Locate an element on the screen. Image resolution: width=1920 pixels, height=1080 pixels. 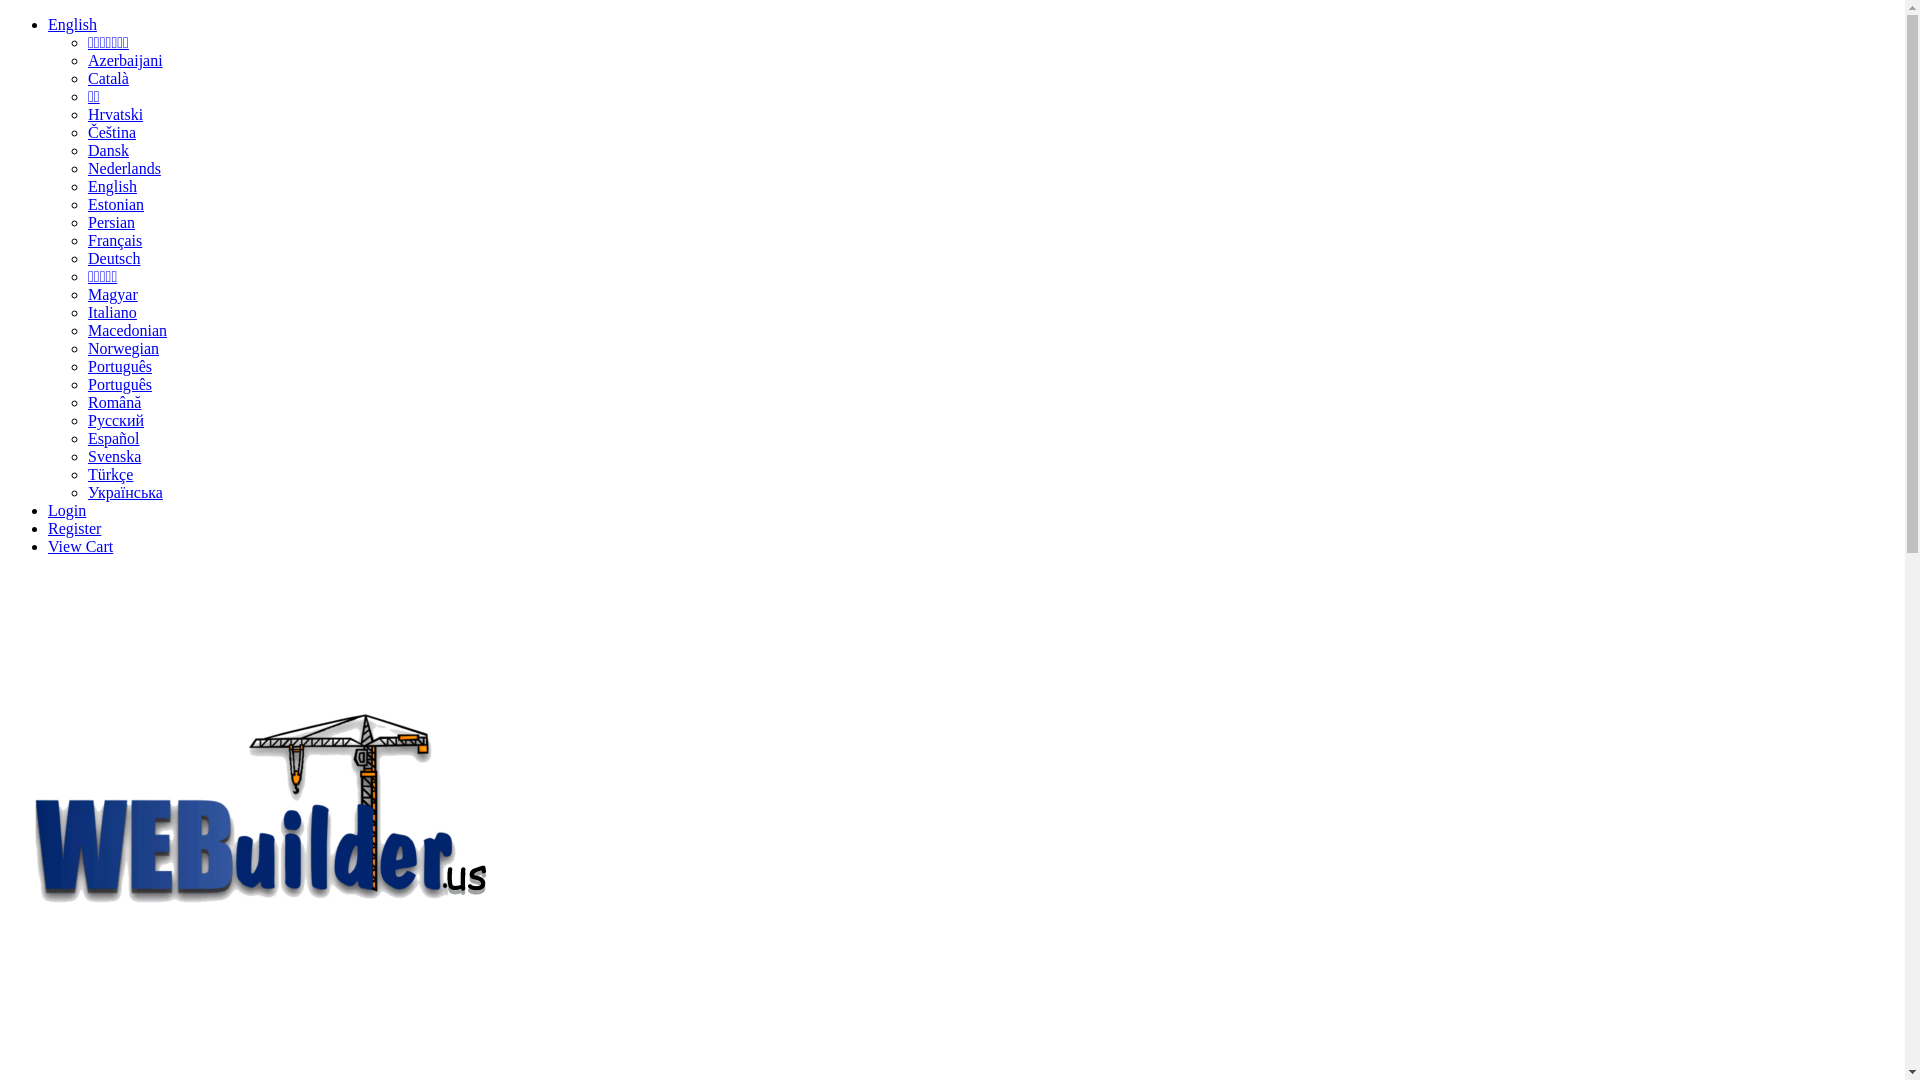
'Magyar' is located at coordinates (112, 294).